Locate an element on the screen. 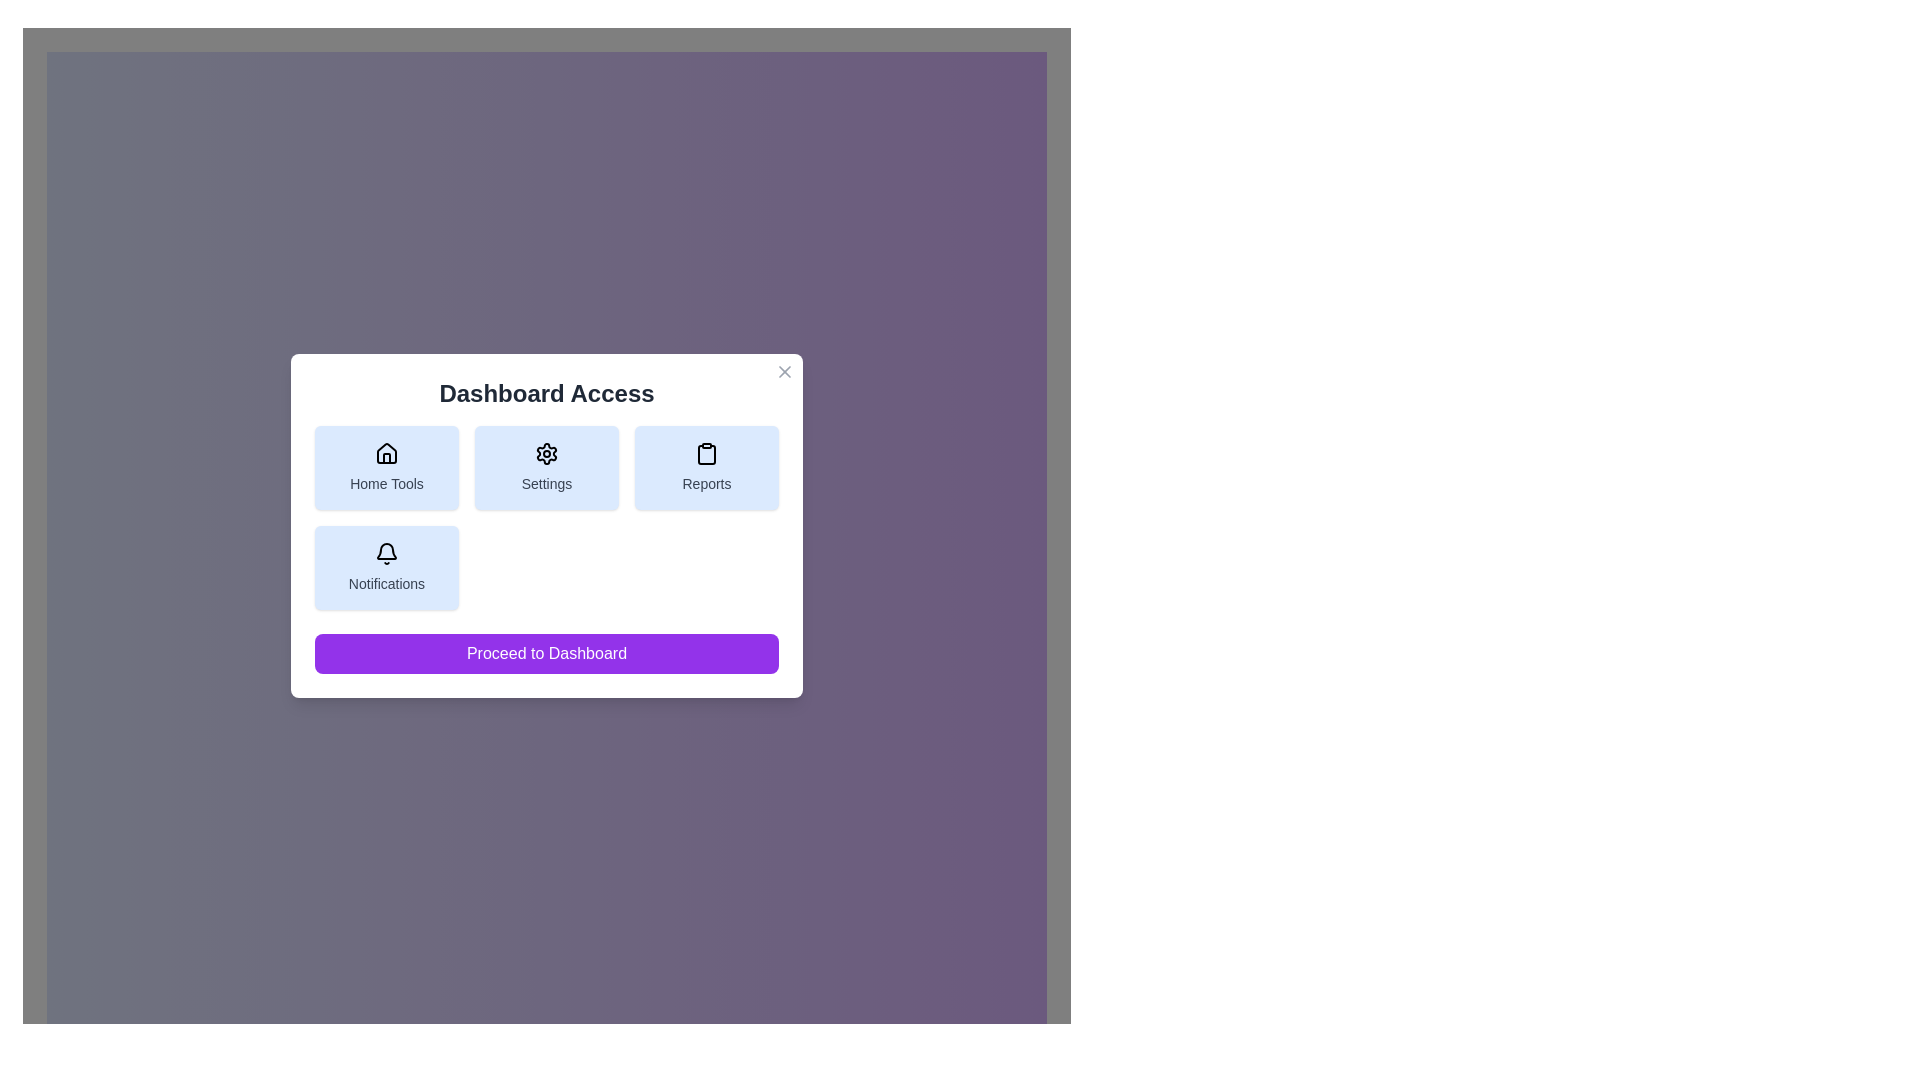 This screenshot has height=1080, width=1920. the clipboard-shaped icon located within the 'Reports' button, which is the third button in a row at the upper part of the modal is located at coordinates (706, 454).